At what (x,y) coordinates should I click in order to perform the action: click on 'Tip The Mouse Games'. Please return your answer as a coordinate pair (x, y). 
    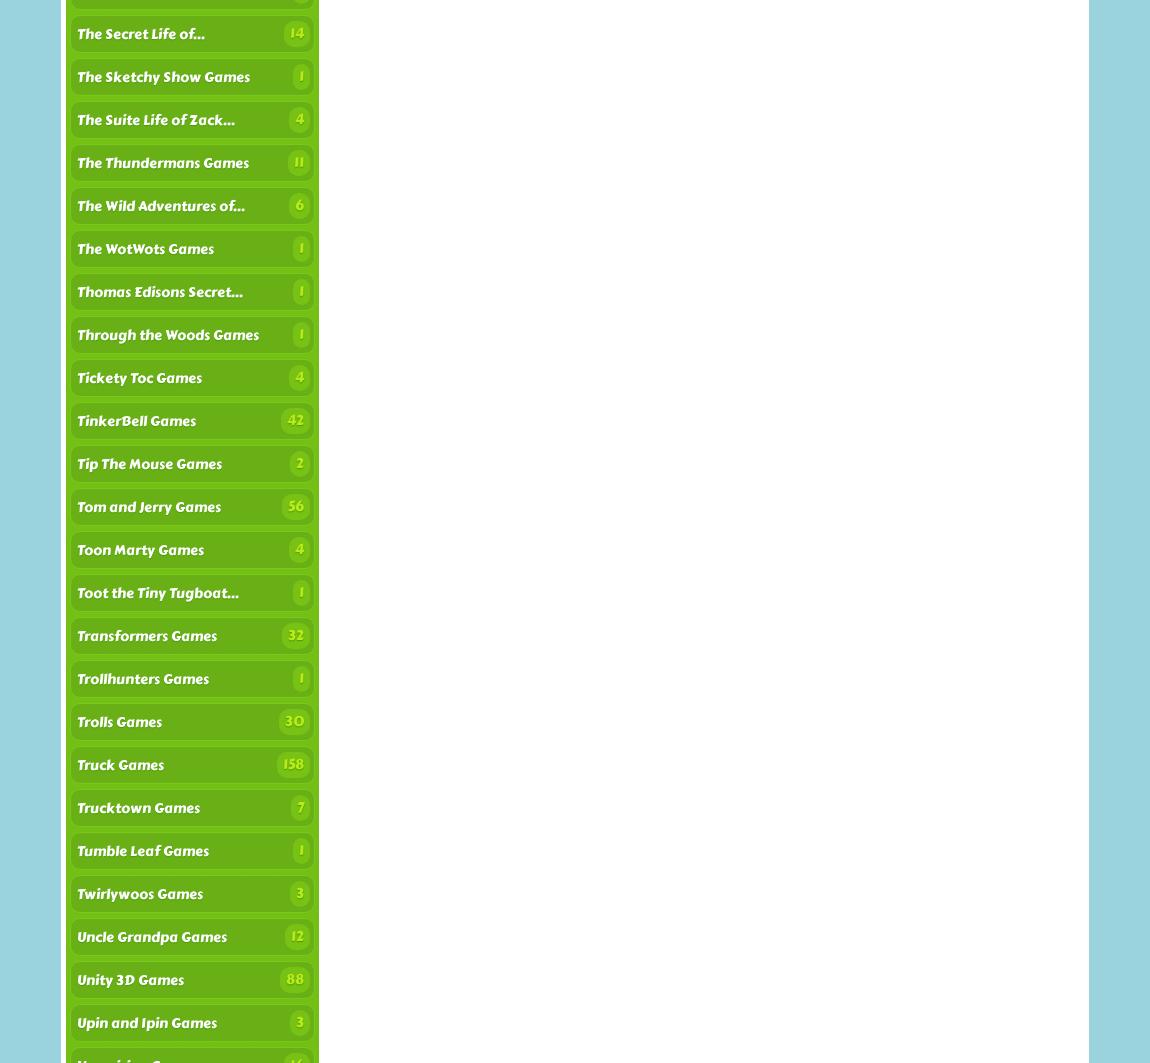
    Looking at the image, I should click on (148, 464).